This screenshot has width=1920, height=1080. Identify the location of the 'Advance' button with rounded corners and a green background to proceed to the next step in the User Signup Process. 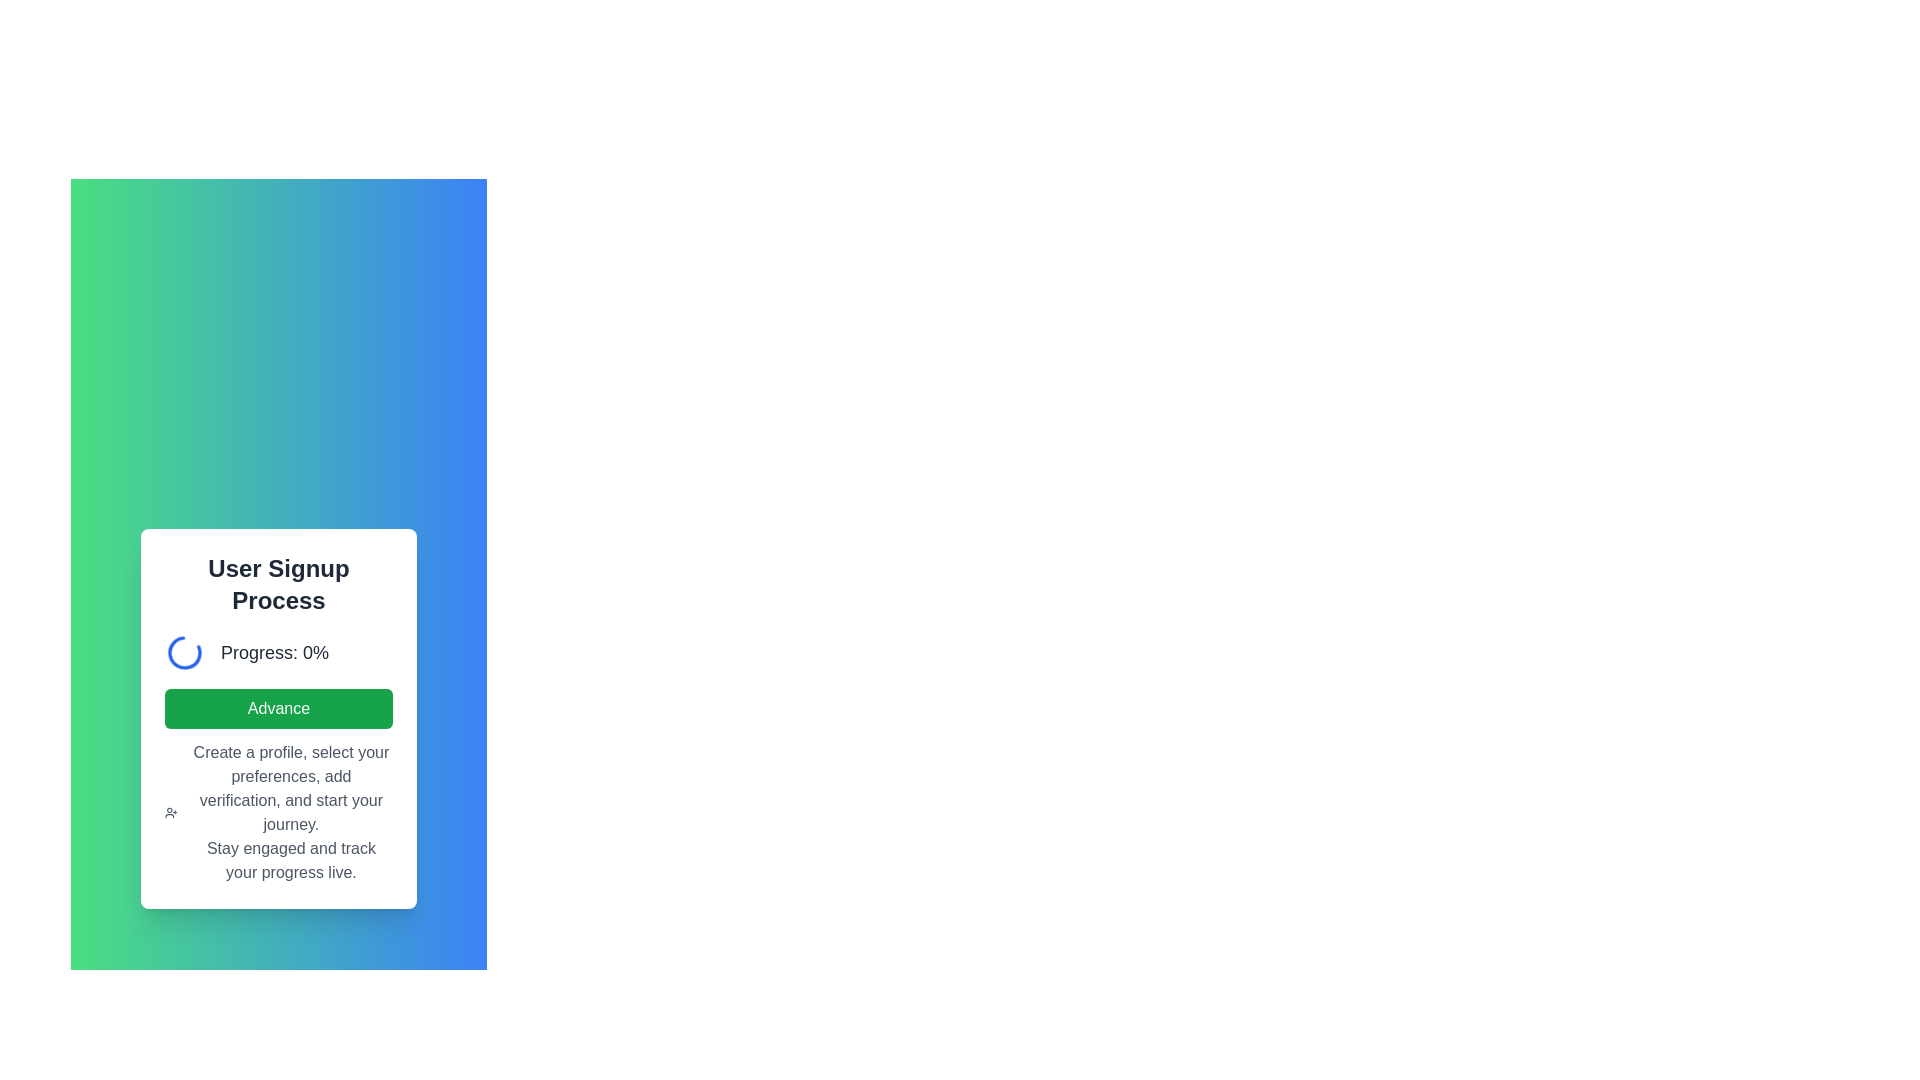
(277, 708).